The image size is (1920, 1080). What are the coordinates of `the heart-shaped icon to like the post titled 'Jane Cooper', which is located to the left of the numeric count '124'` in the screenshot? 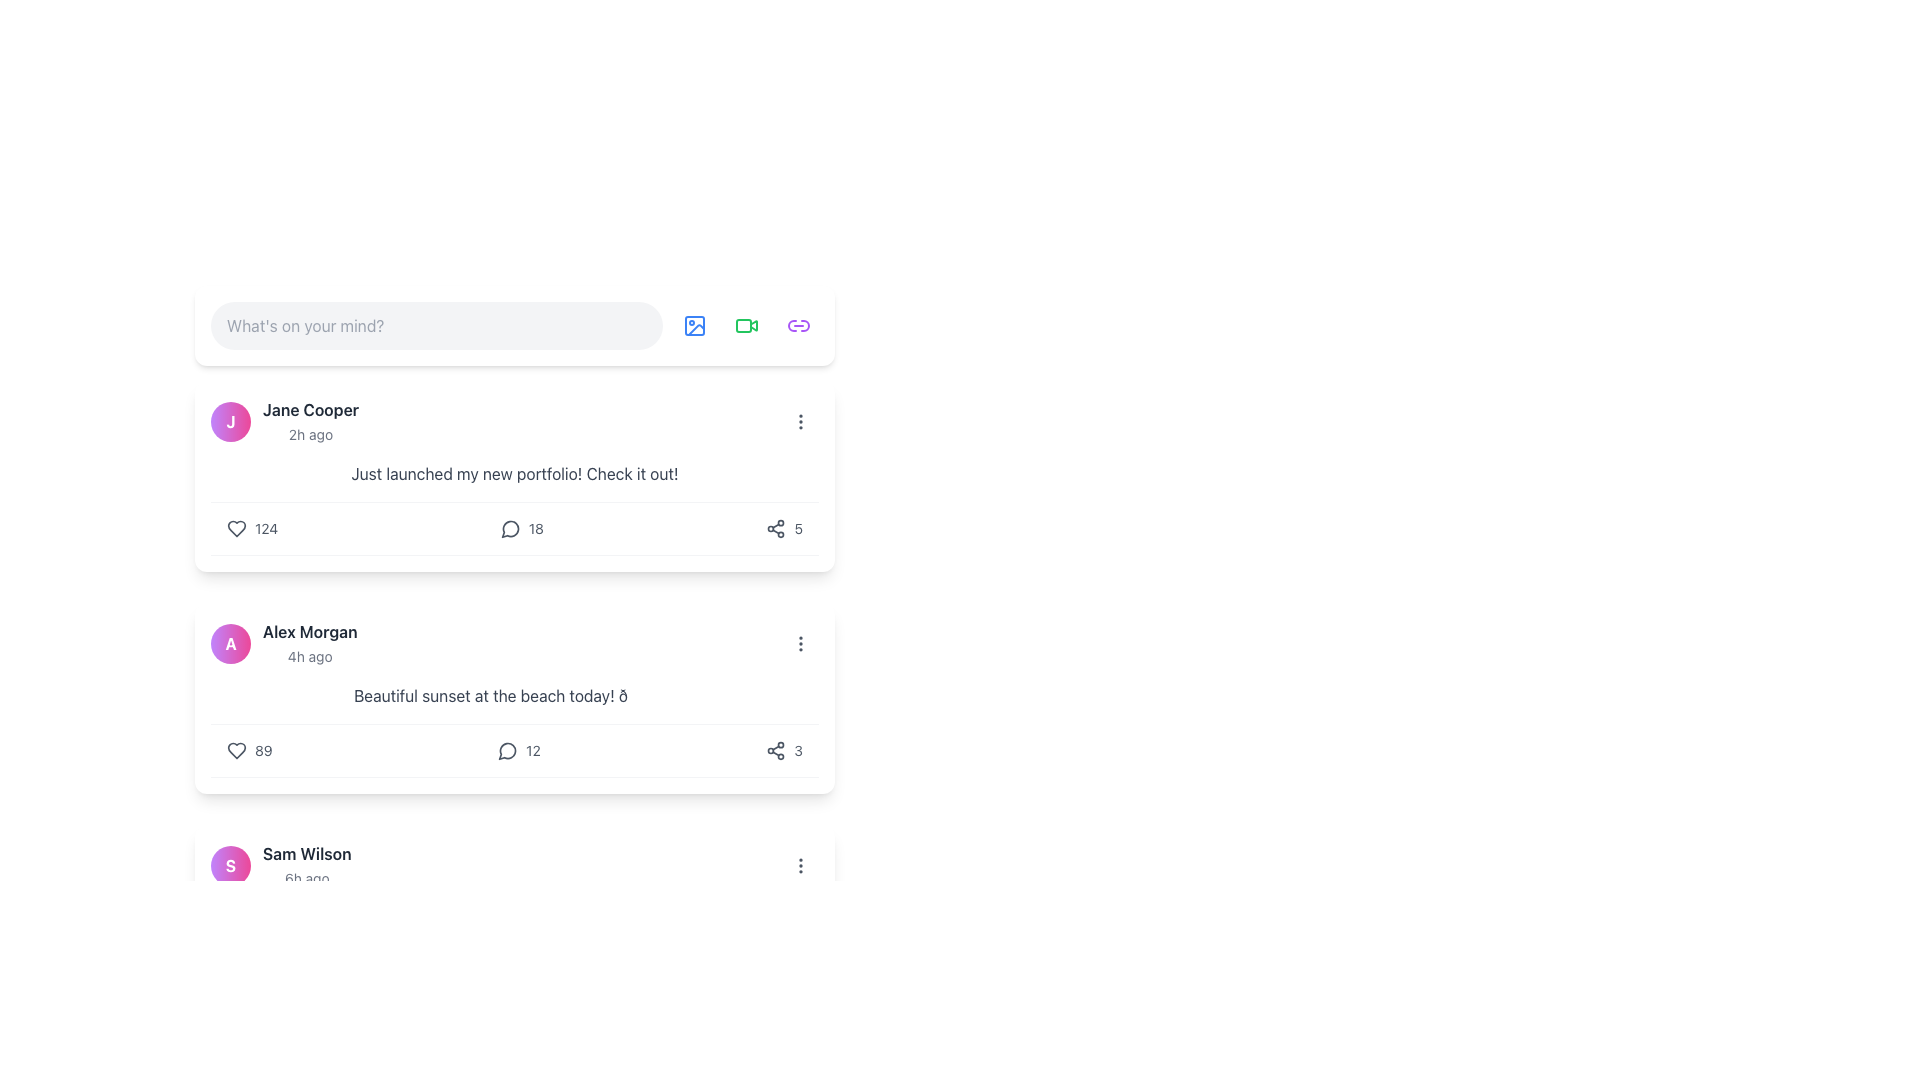 It's located at (236, 527).